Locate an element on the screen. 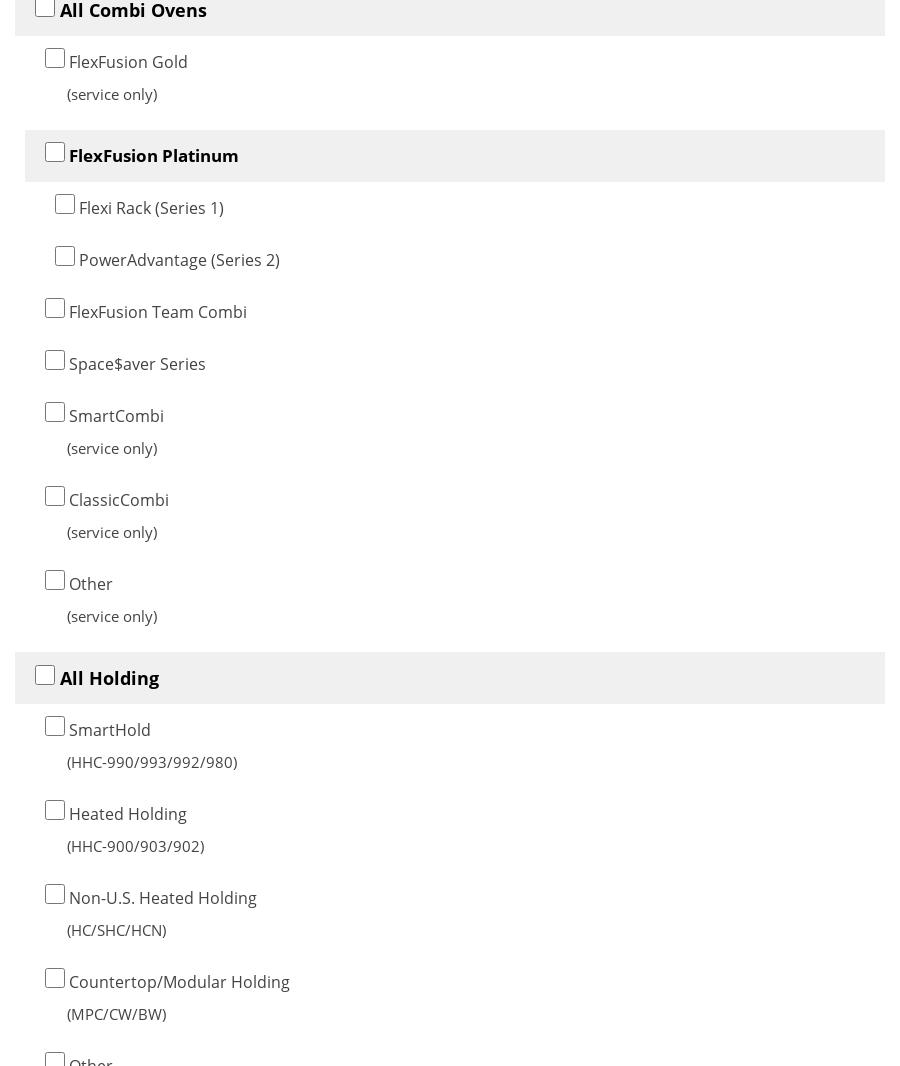  '(HC/SHC/HCN)' is located at coordinates (116, 929).